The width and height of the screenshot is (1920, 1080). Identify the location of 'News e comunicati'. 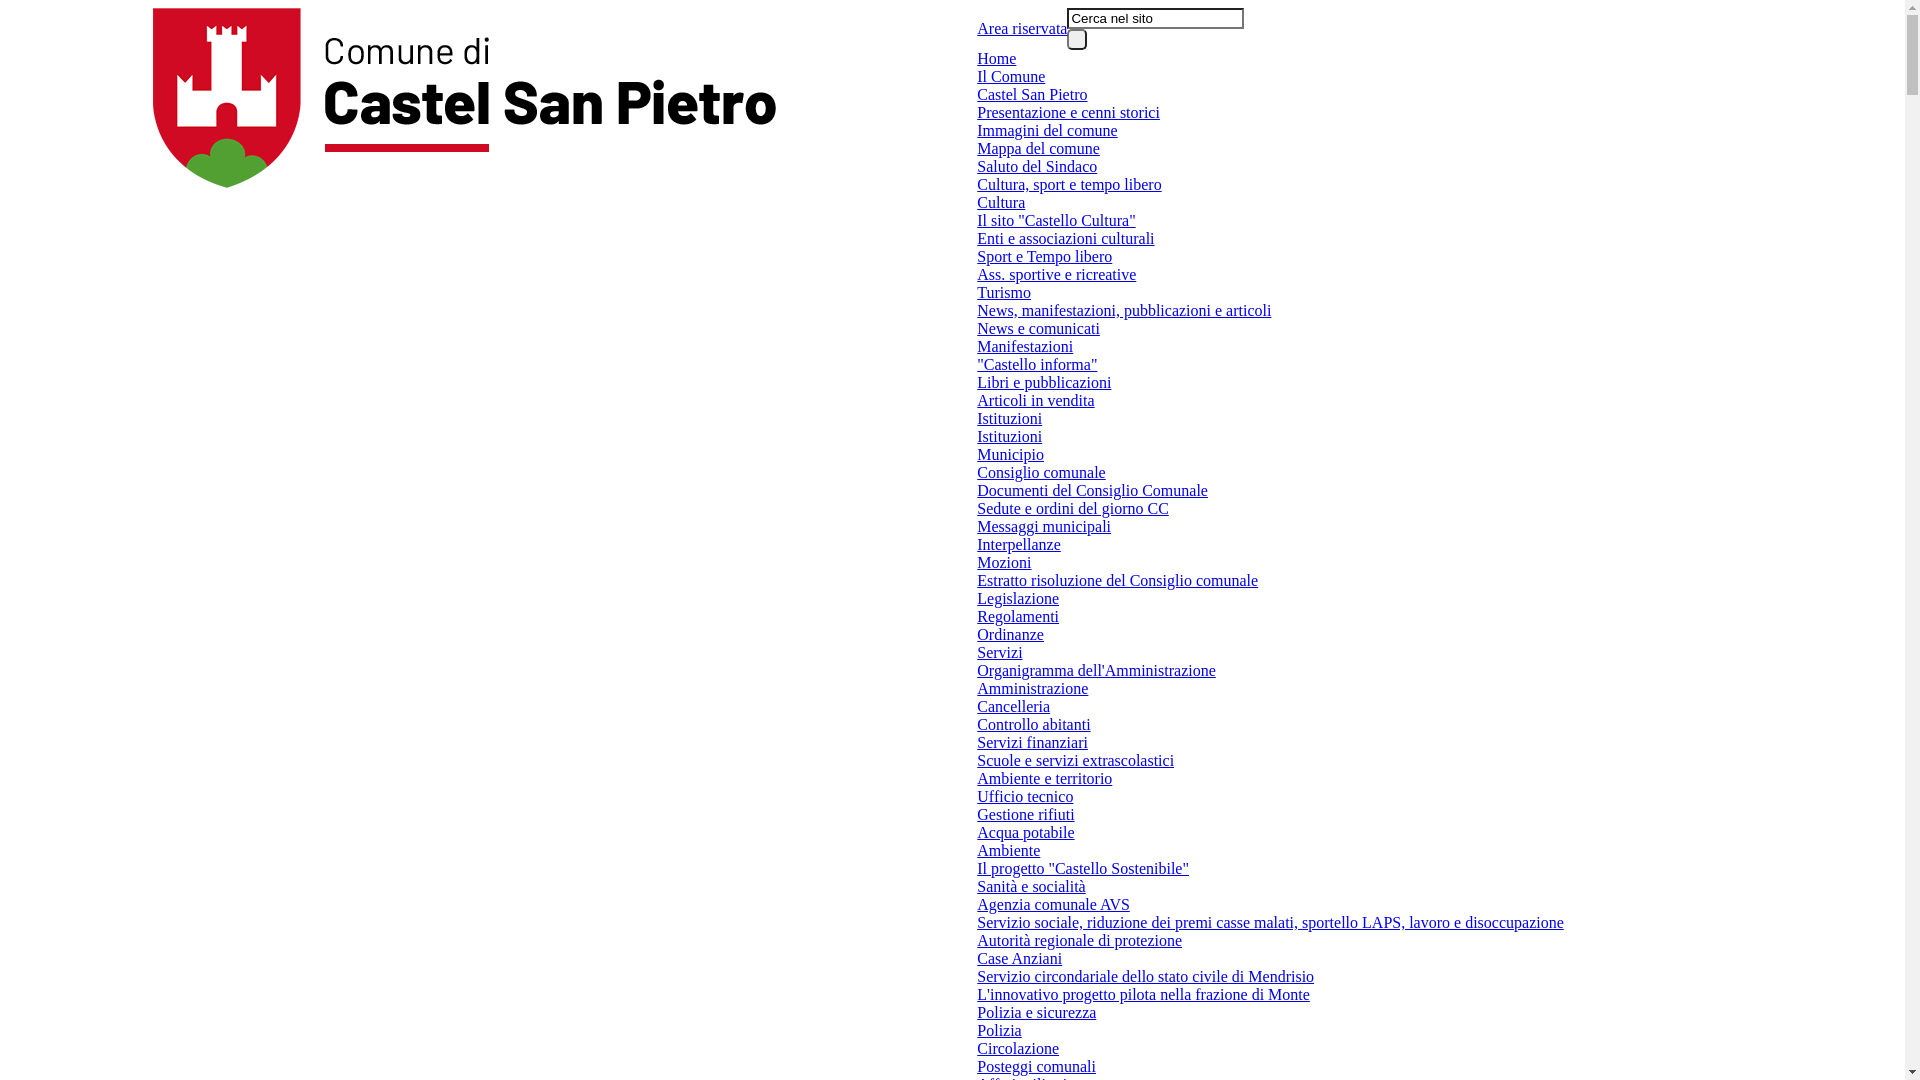
(1038, 327).